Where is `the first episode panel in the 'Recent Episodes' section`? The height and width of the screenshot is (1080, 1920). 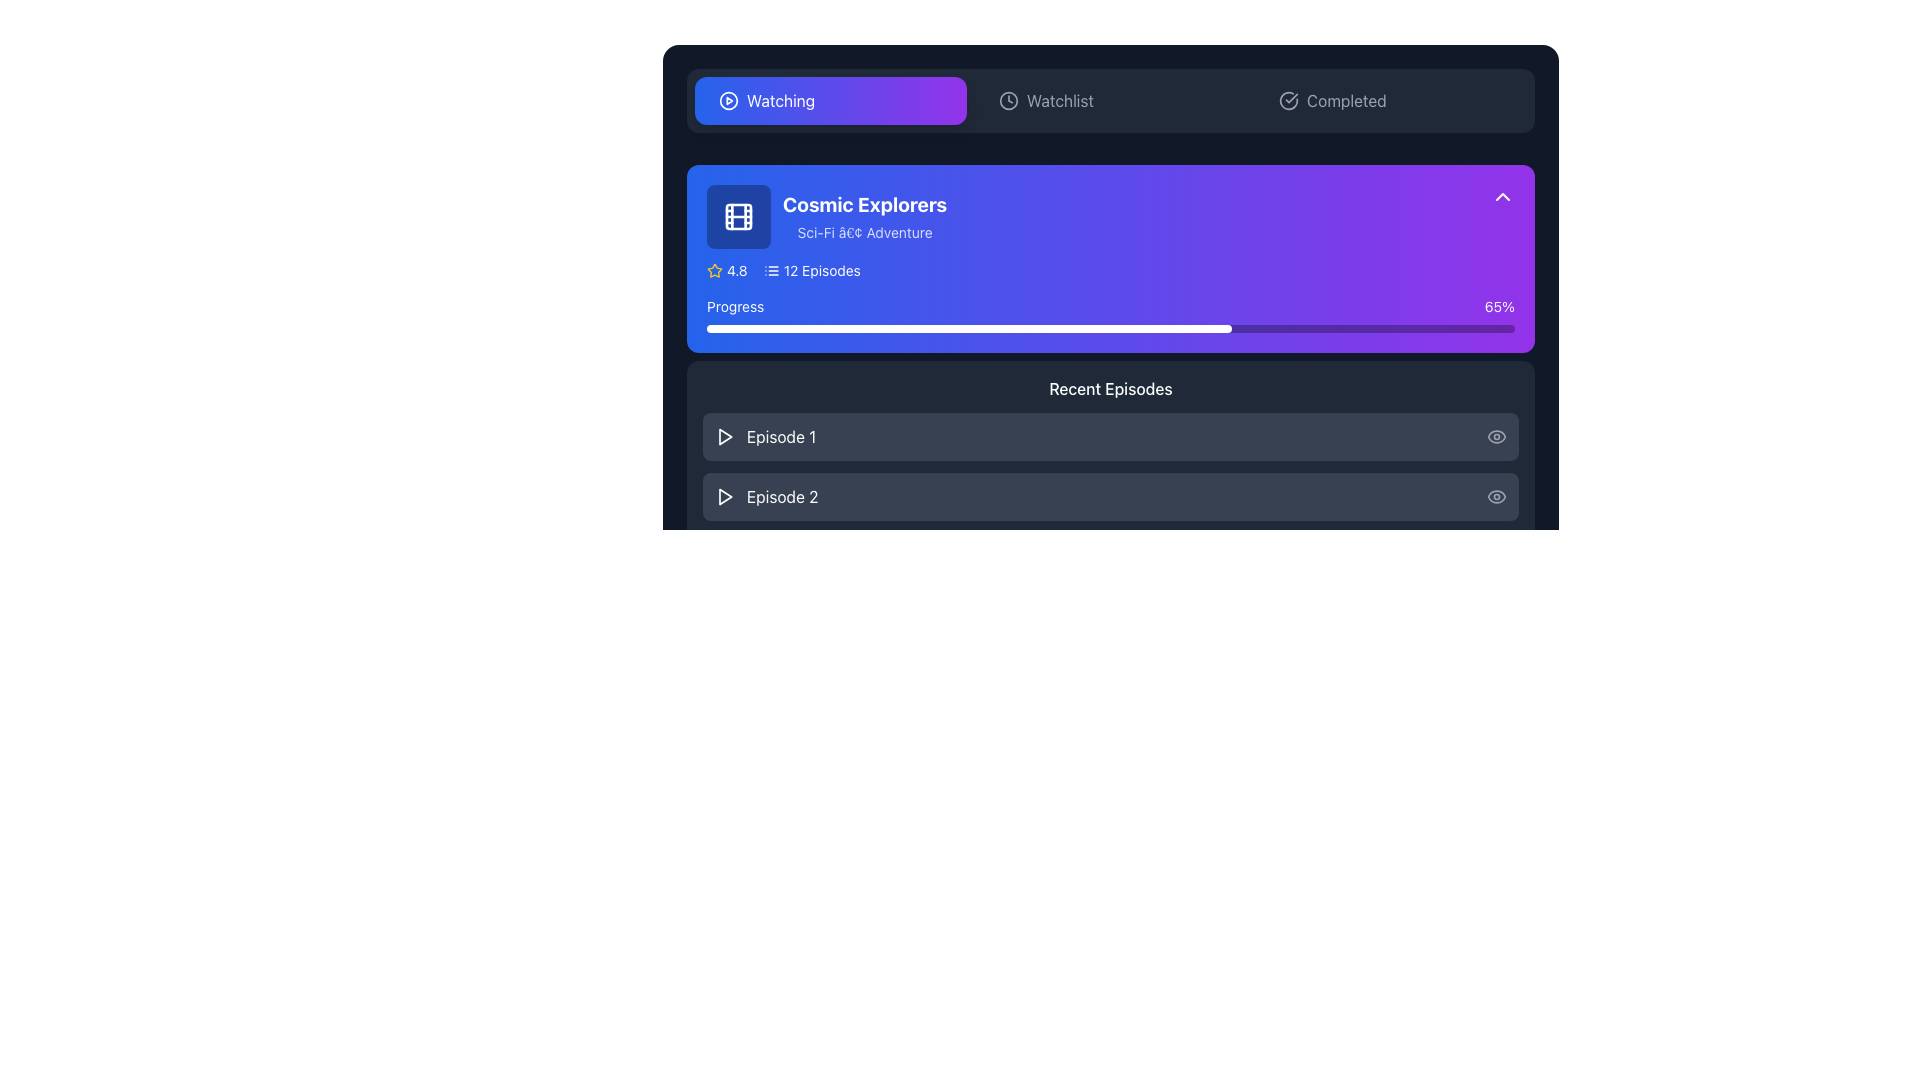 the first episode panel in the 'Recent Episodes' section is located at coordinates (1109, 435).